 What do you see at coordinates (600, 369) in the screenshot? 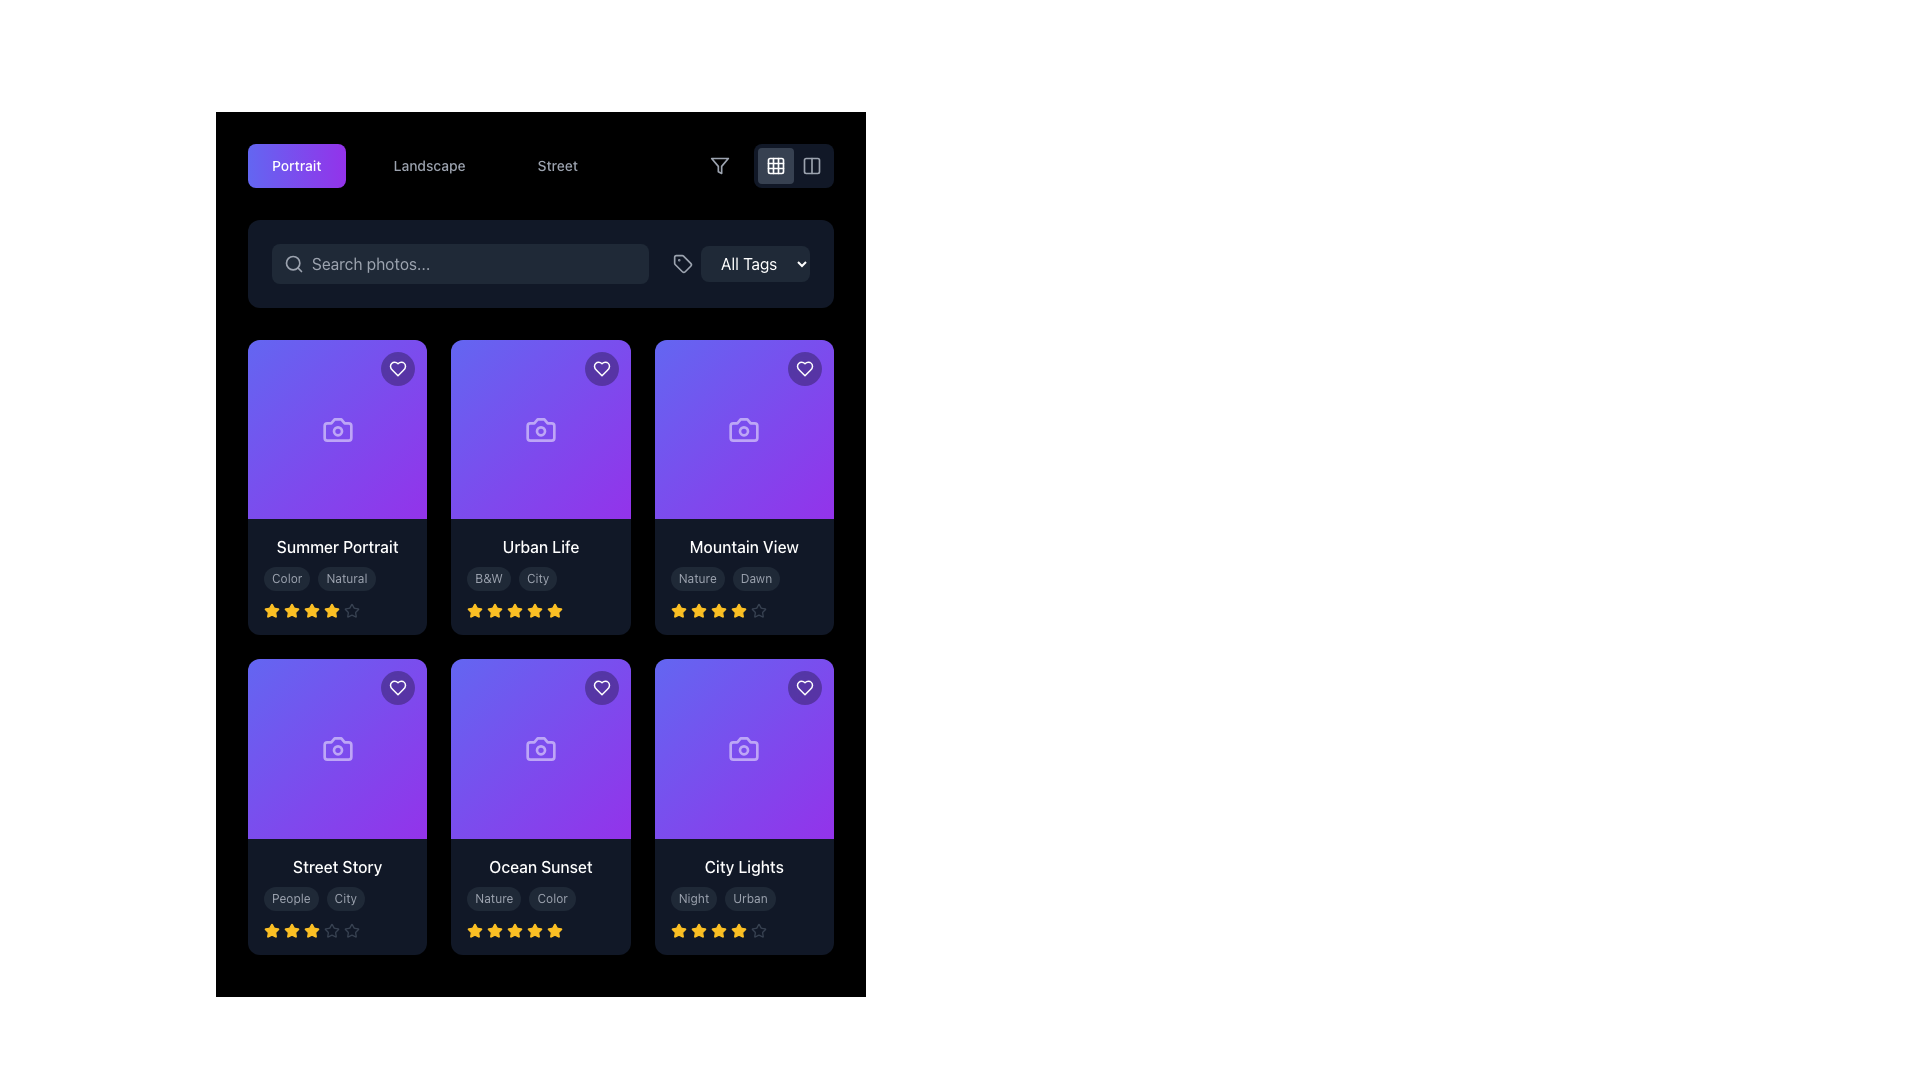
I see `the favorite button located in the top-right corner of the second card in the first row of the grid layout to mark the item as favorite` at bounding box center [600, 369].